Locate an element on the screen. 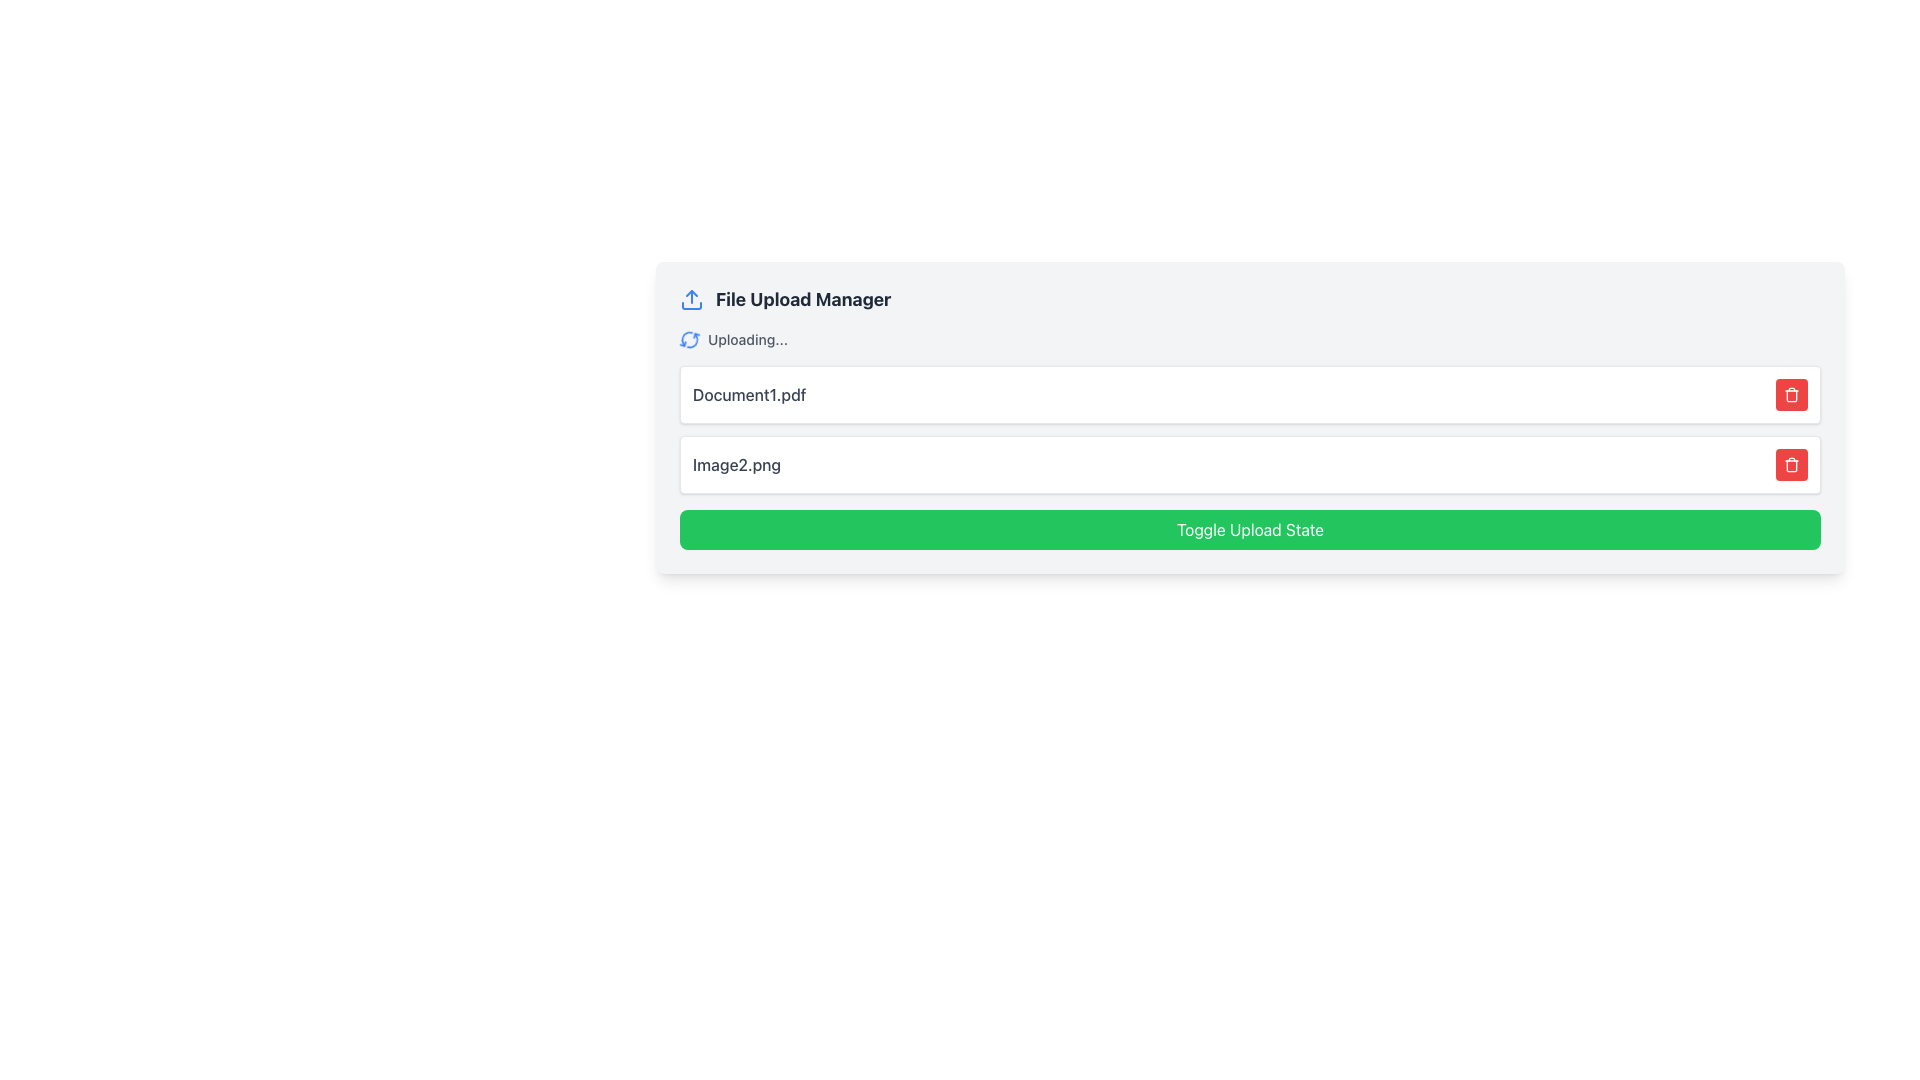 The height and width of the screenshot is (1080, 1920). the small red button with a white trash bin icon located to the far right of the 'Image2.png' text is located at coordinates (1791, 465).